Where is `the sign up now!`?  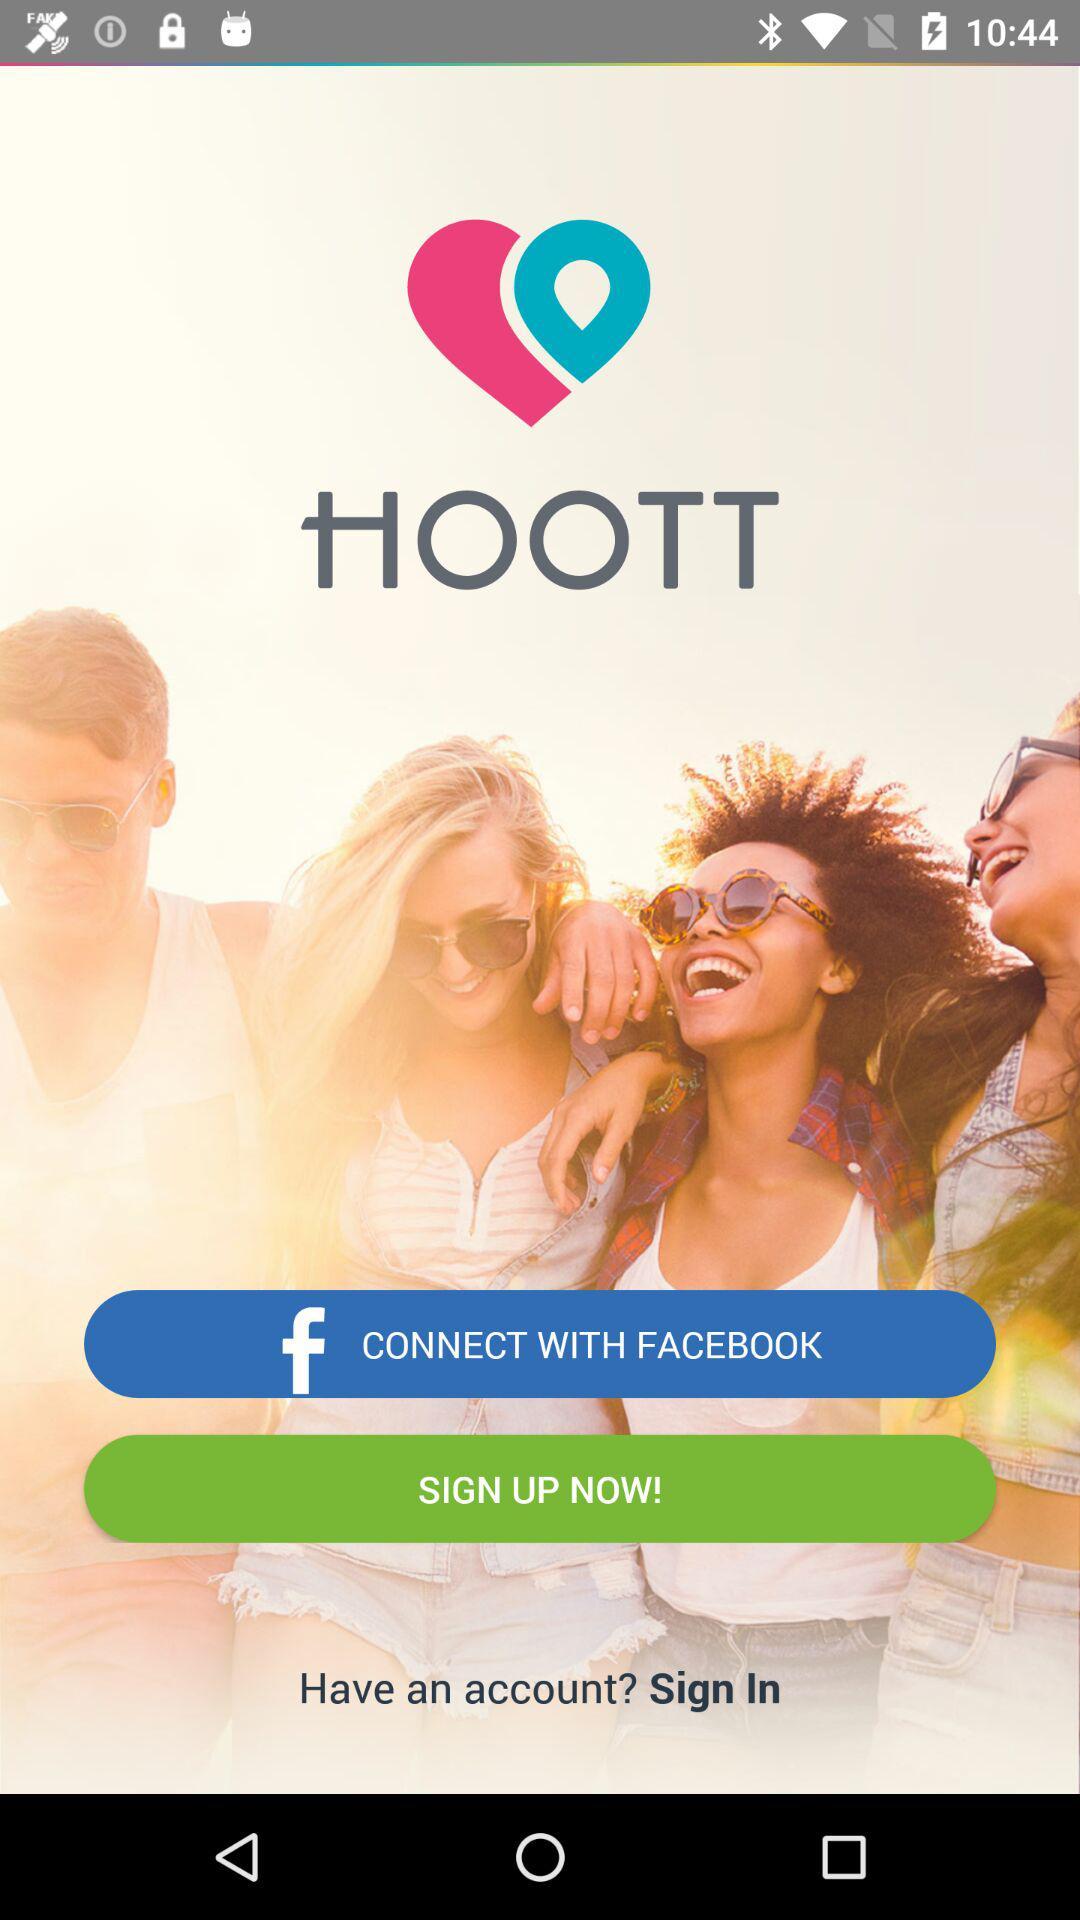
the sign up now! is located at coordinates (540, 1488).